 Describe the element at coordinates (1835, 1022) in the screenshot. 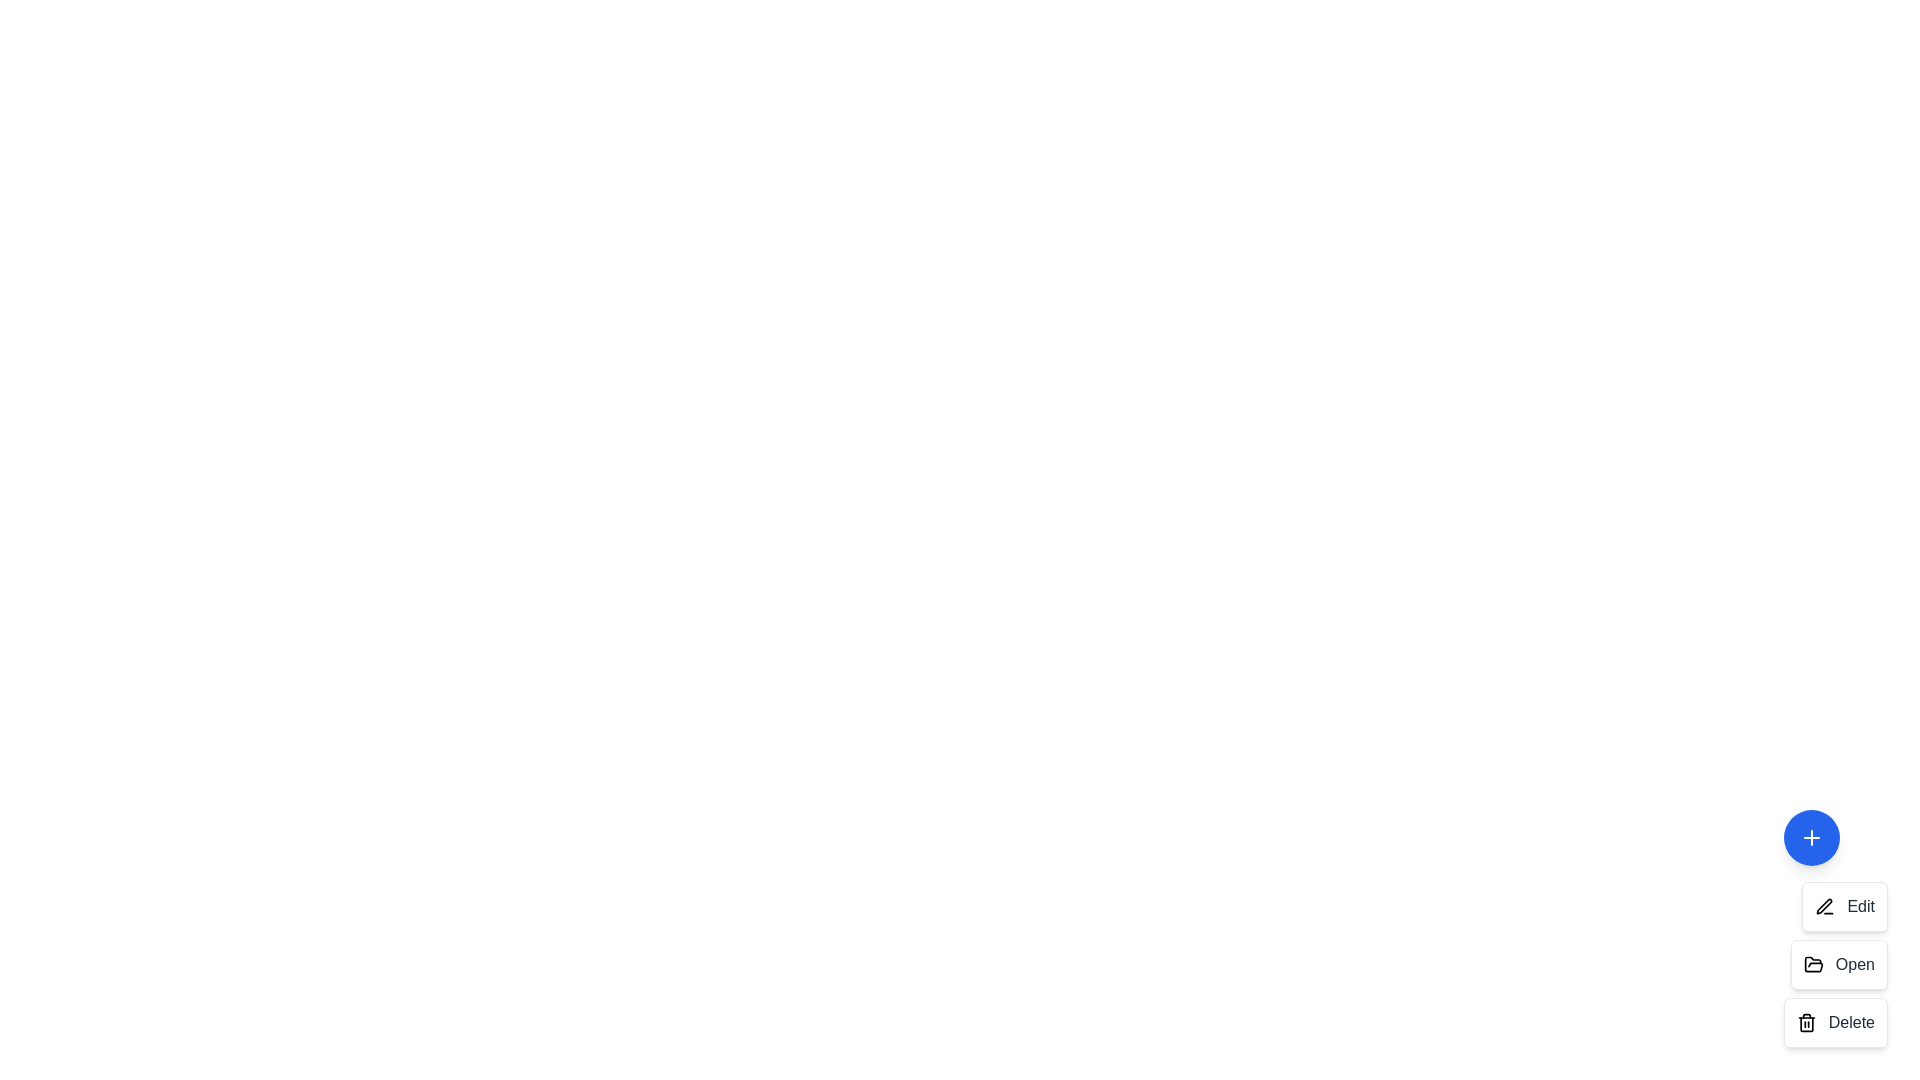

I see `the action item Delete in the speed dial` at that location.